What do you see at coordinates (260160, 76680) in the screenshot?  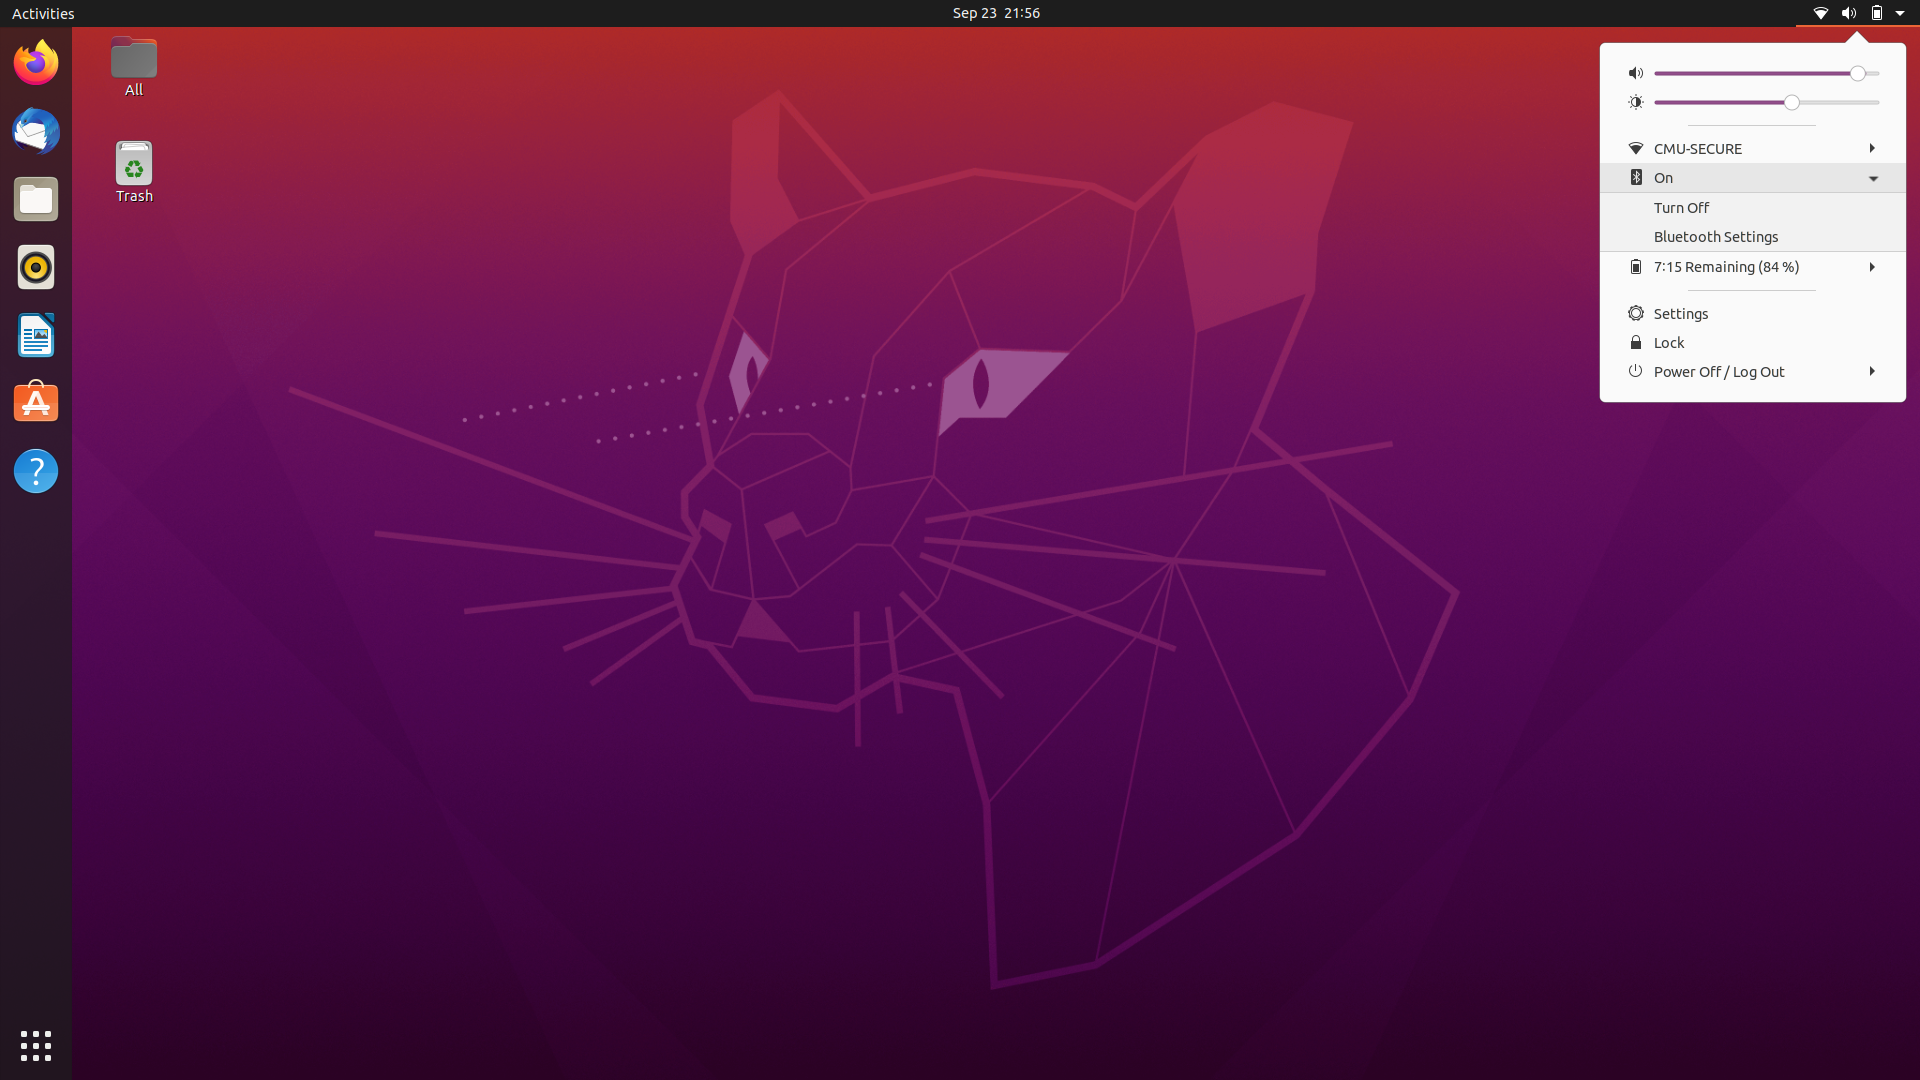 I see `Remove the selected folder` at bounding box center [260160, 76680].